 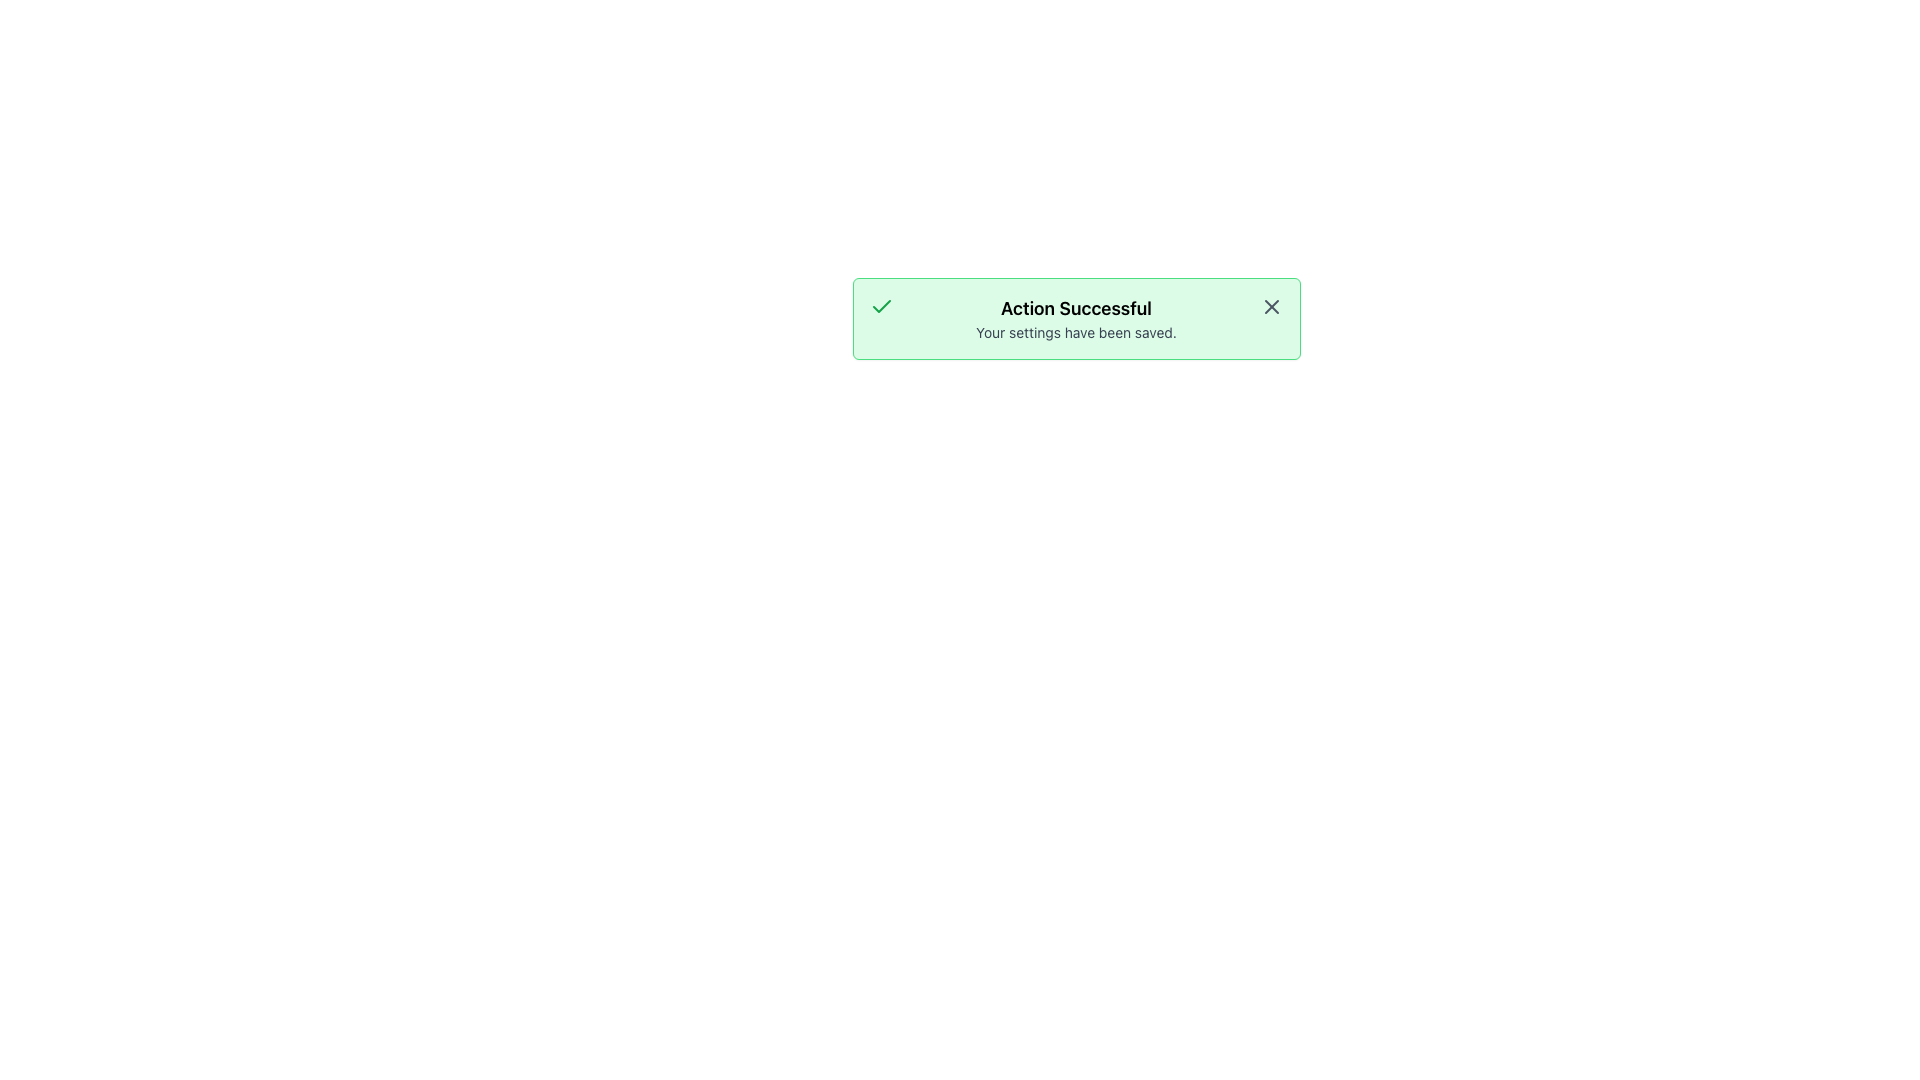 What do you see at coordinates (1075, 331) in the screenshot?
I see `message 'Your settings have been saved.' displayed in smaller gray font under the bold text 'Action Successful' in the notification box` at bounding box center [1075, 331].